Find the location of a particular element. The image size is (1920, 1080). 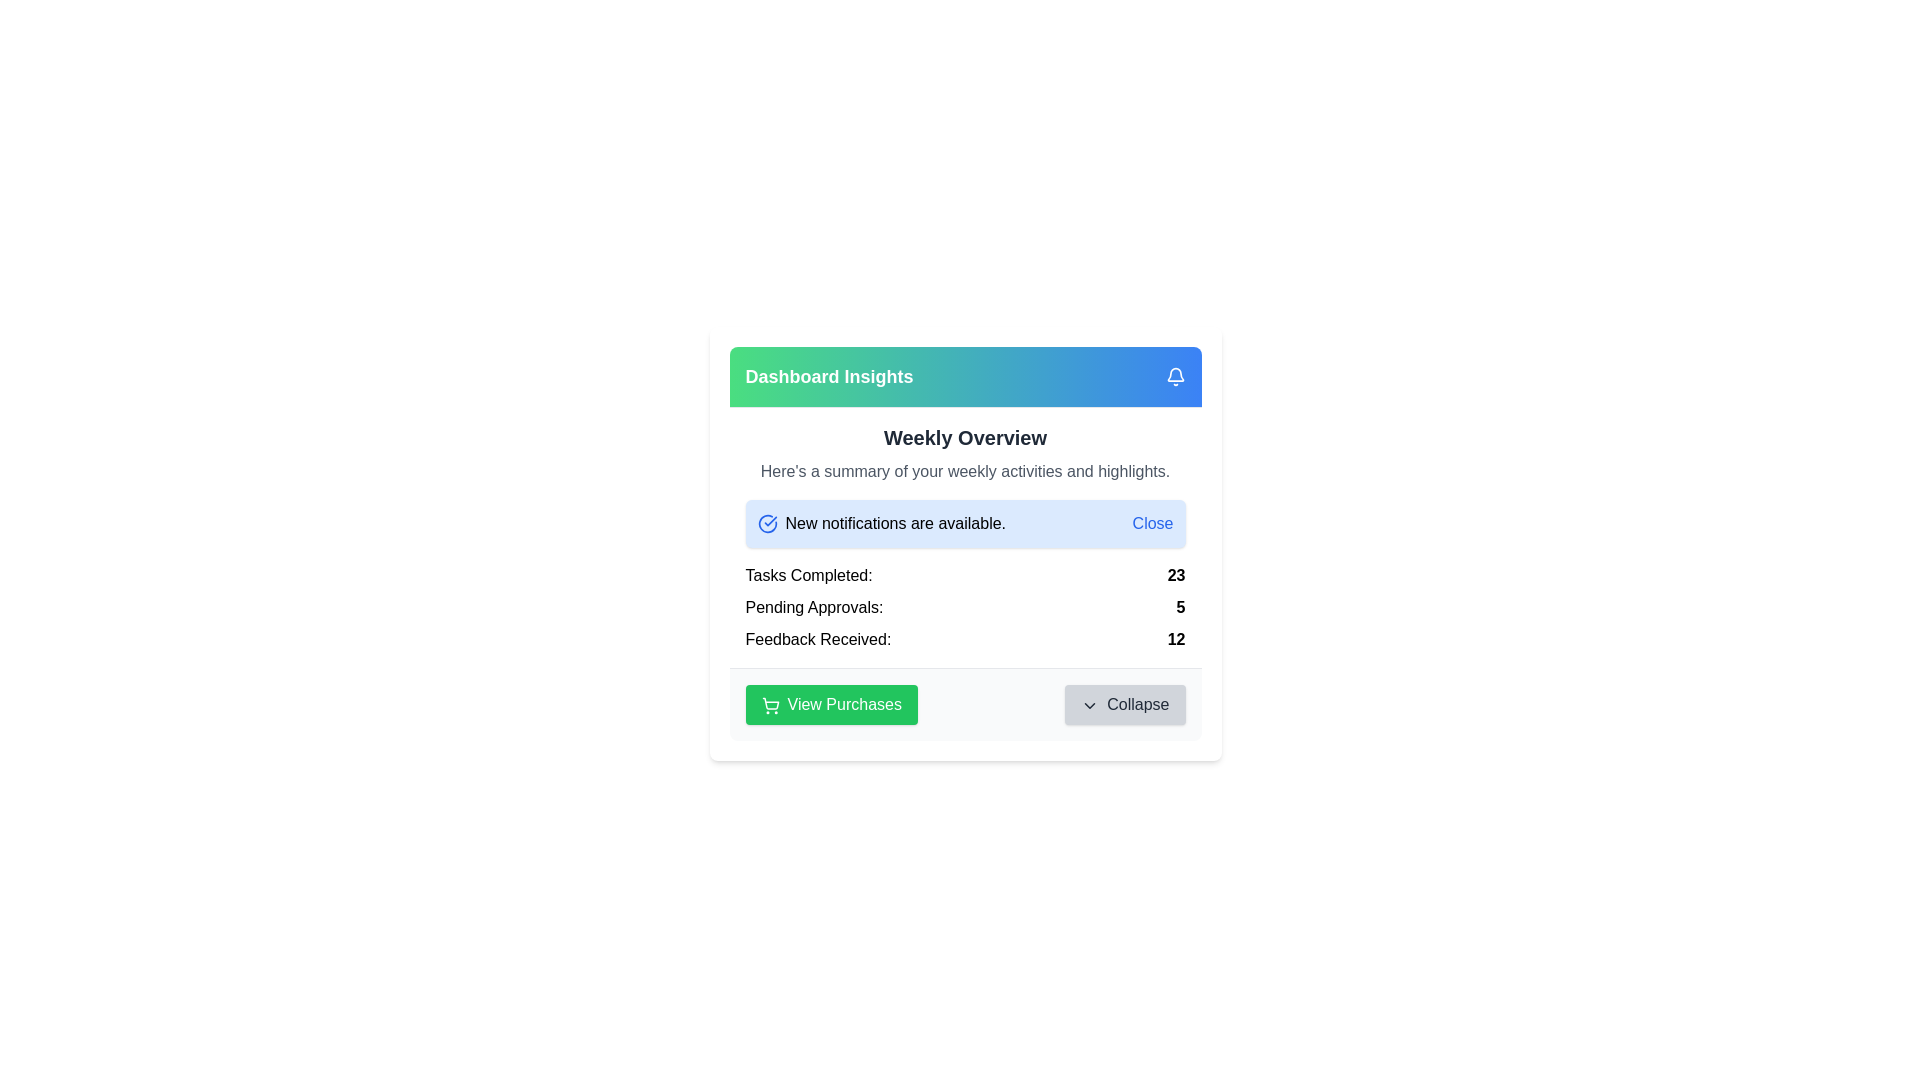

text label 'Pending Approvals:' located on the left side of the row under the 'Weekly Overview' section of the dashboard interface is located at coordinates (814, 607).